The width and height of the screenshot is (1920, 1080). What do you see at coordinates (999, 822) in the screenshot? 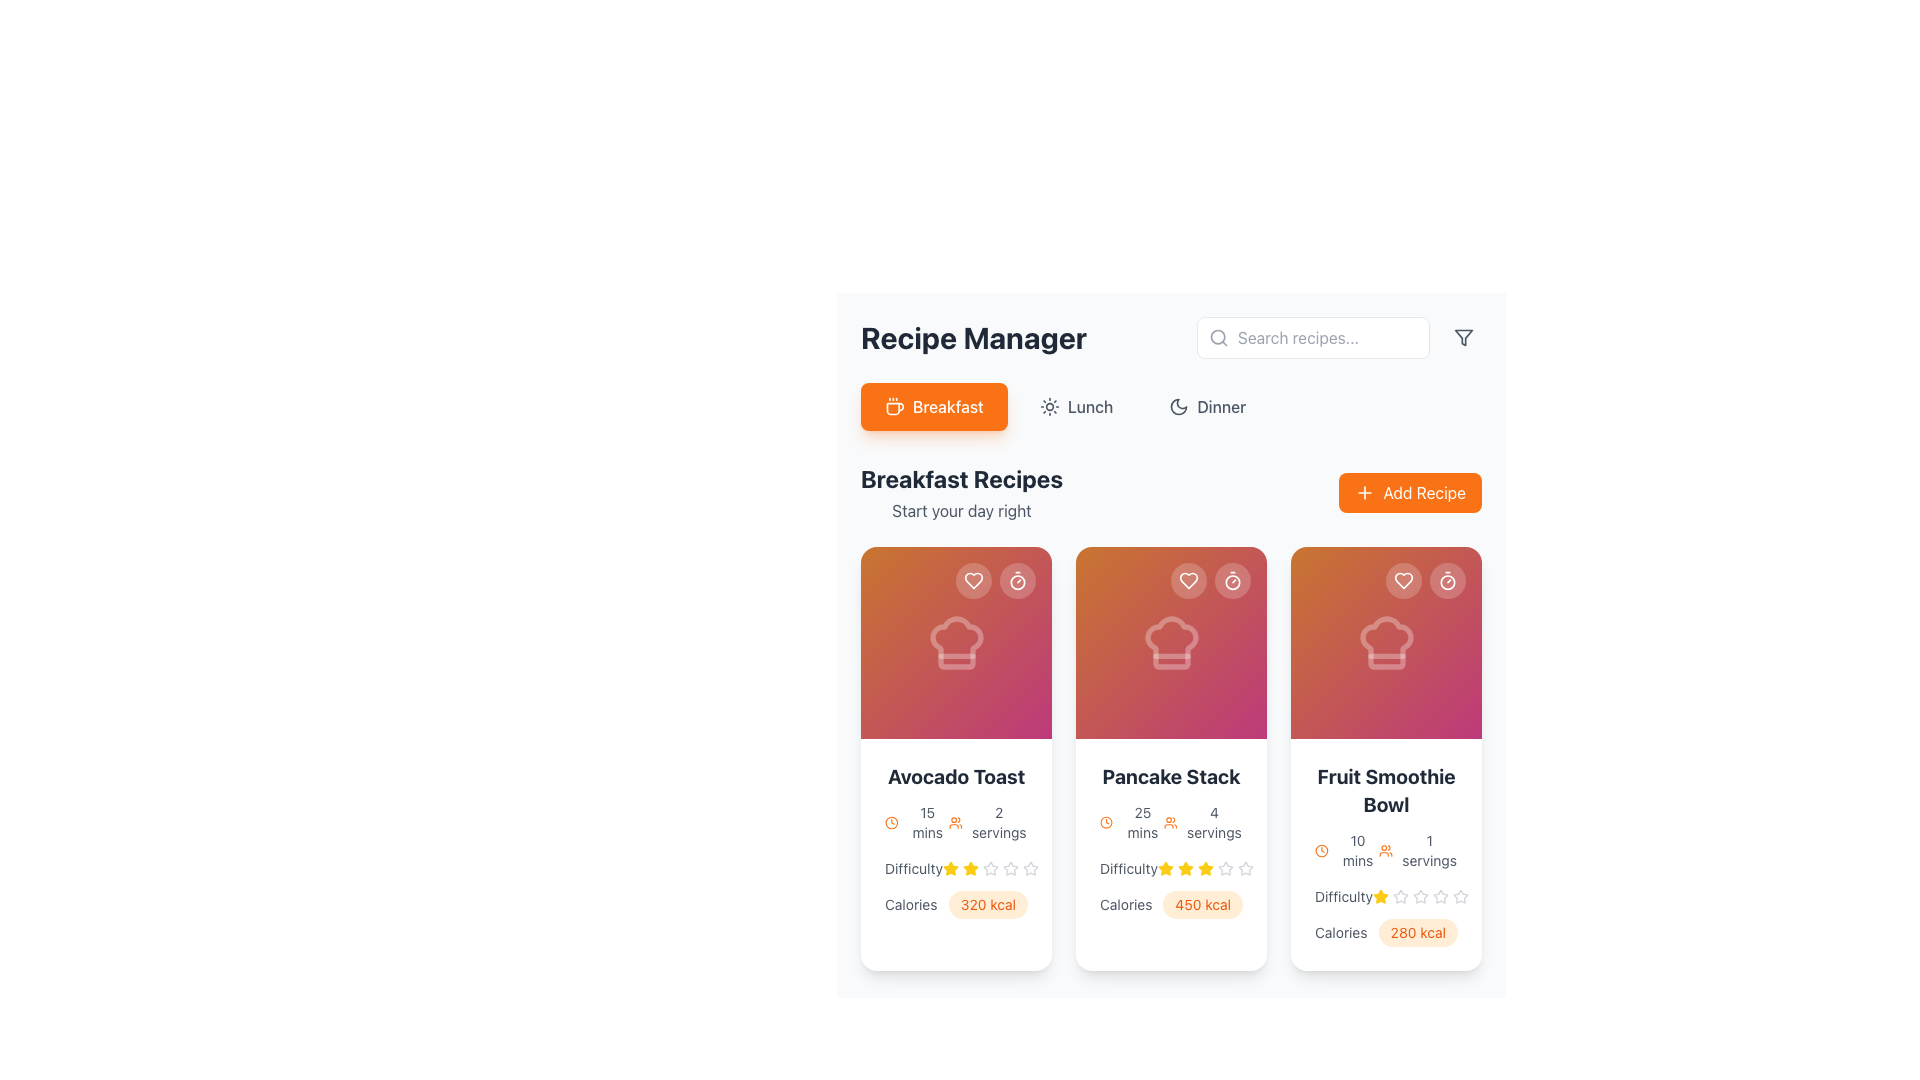
I see `the static text label indicating the number of servings for the recipe 'Avocado Toast', located in the first recipe card adjacent to the user icon` at bounding box center [999, 822].